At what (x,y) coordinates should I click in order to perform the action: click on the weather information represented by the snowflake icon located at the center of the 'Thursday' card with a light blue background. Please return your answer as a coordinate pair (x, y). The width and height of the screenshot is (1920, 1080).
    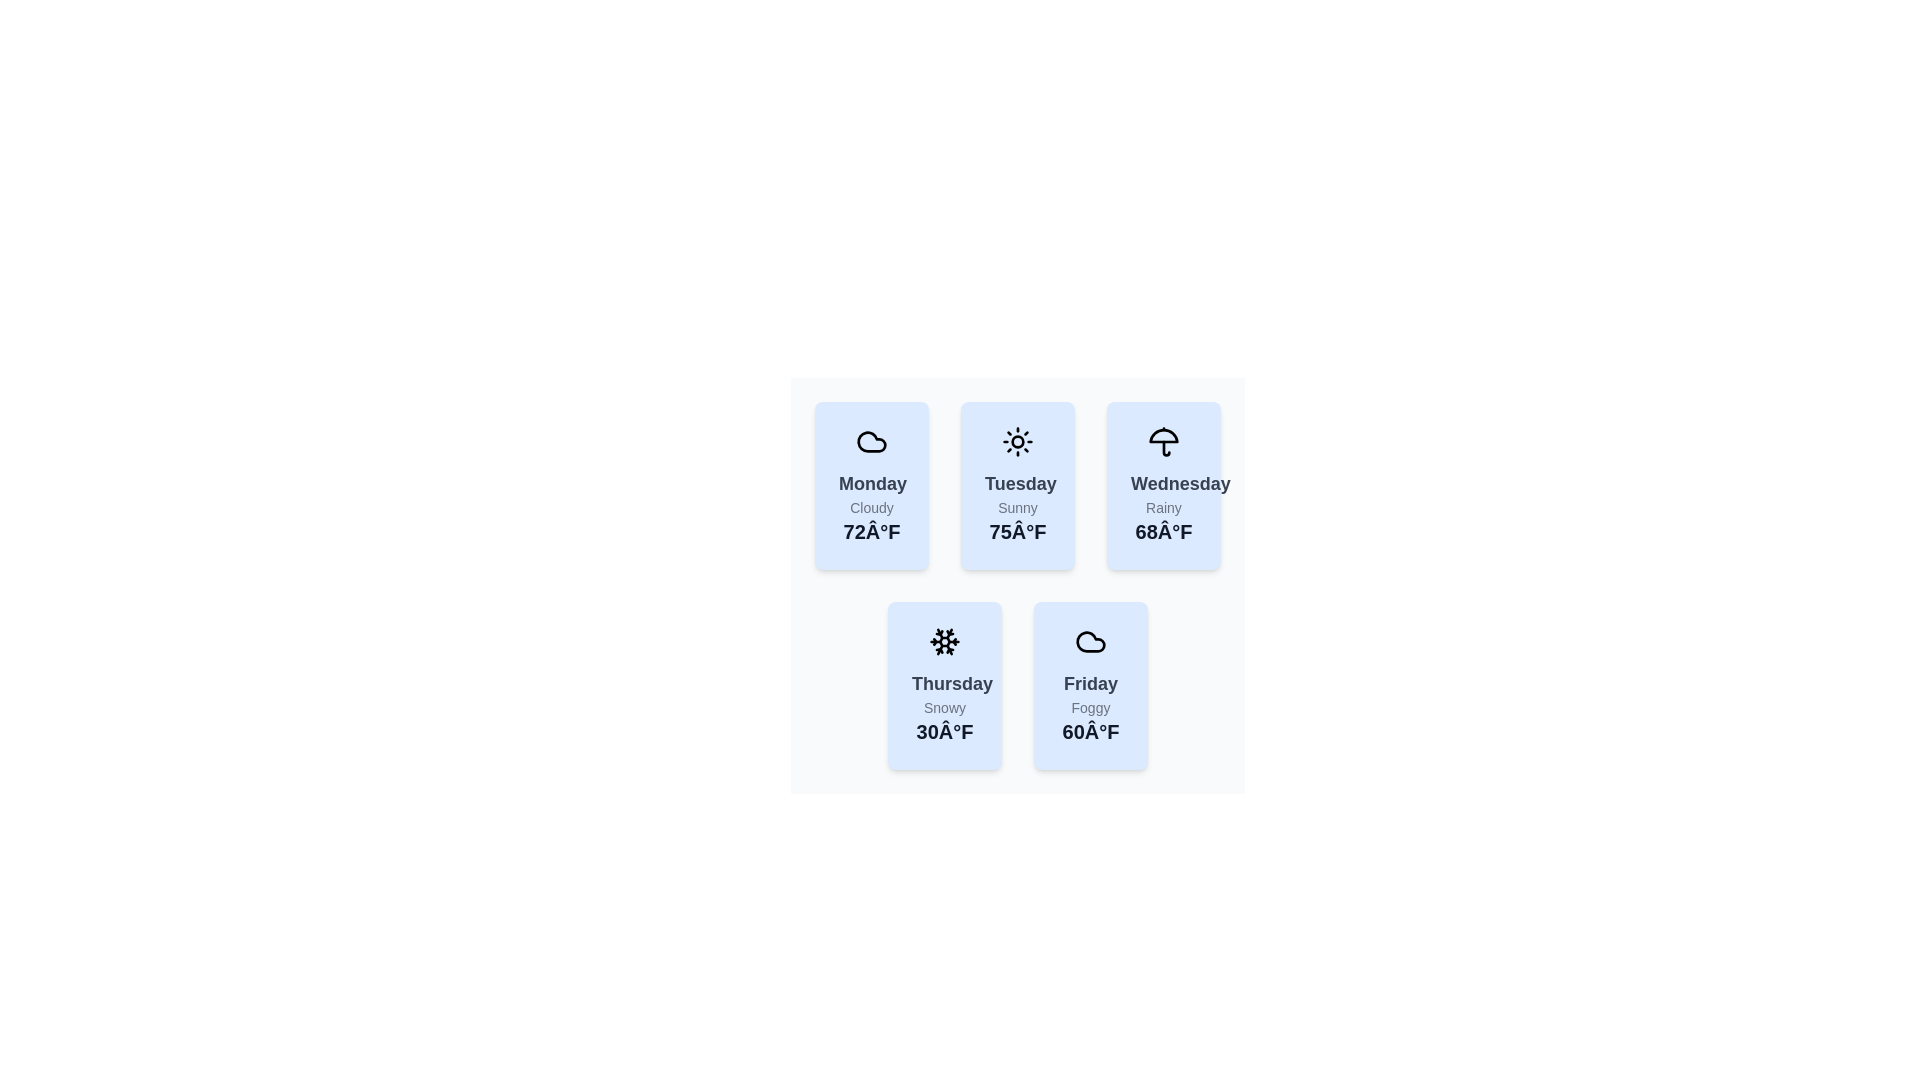
    Looking at the image, I should click on (944, 641).